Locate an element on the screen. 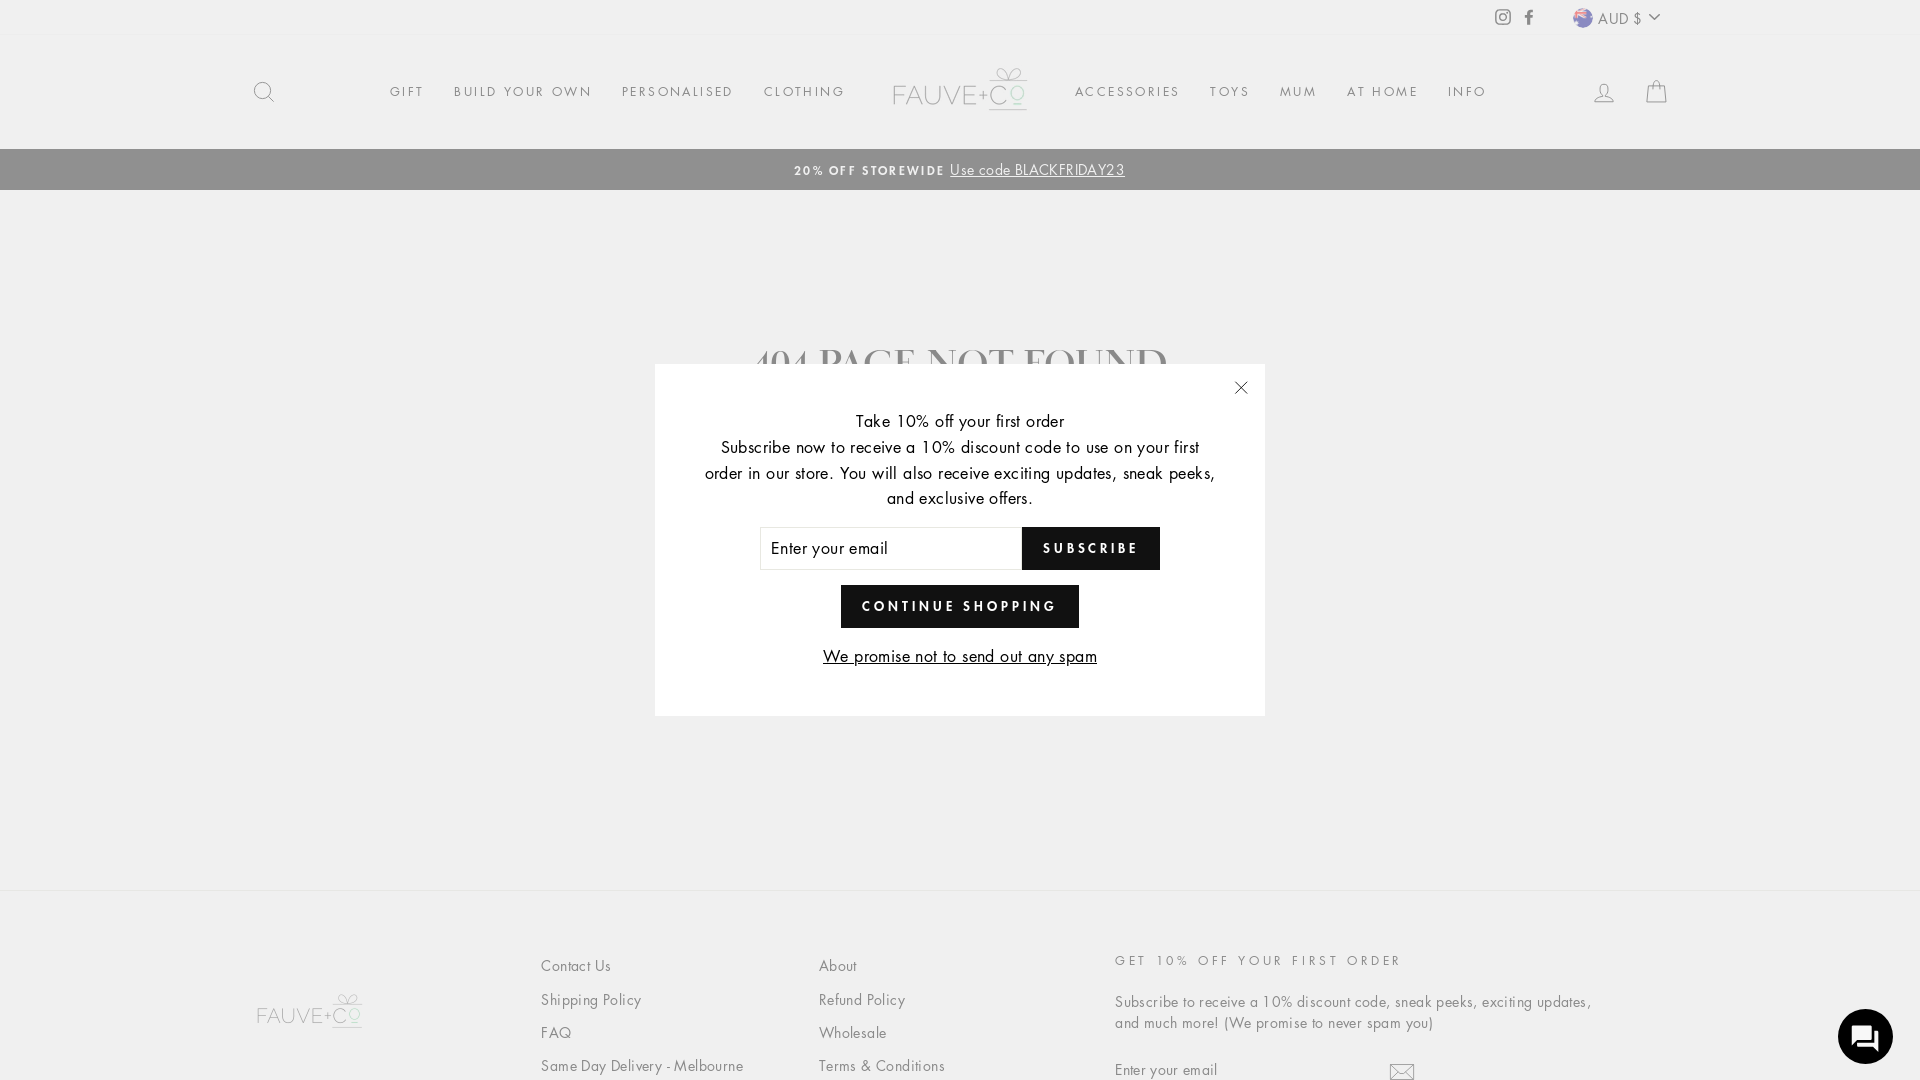 The height and width of the screenshot is (1080, 1920). 'MUM' is located at coordinates (1298, 92).